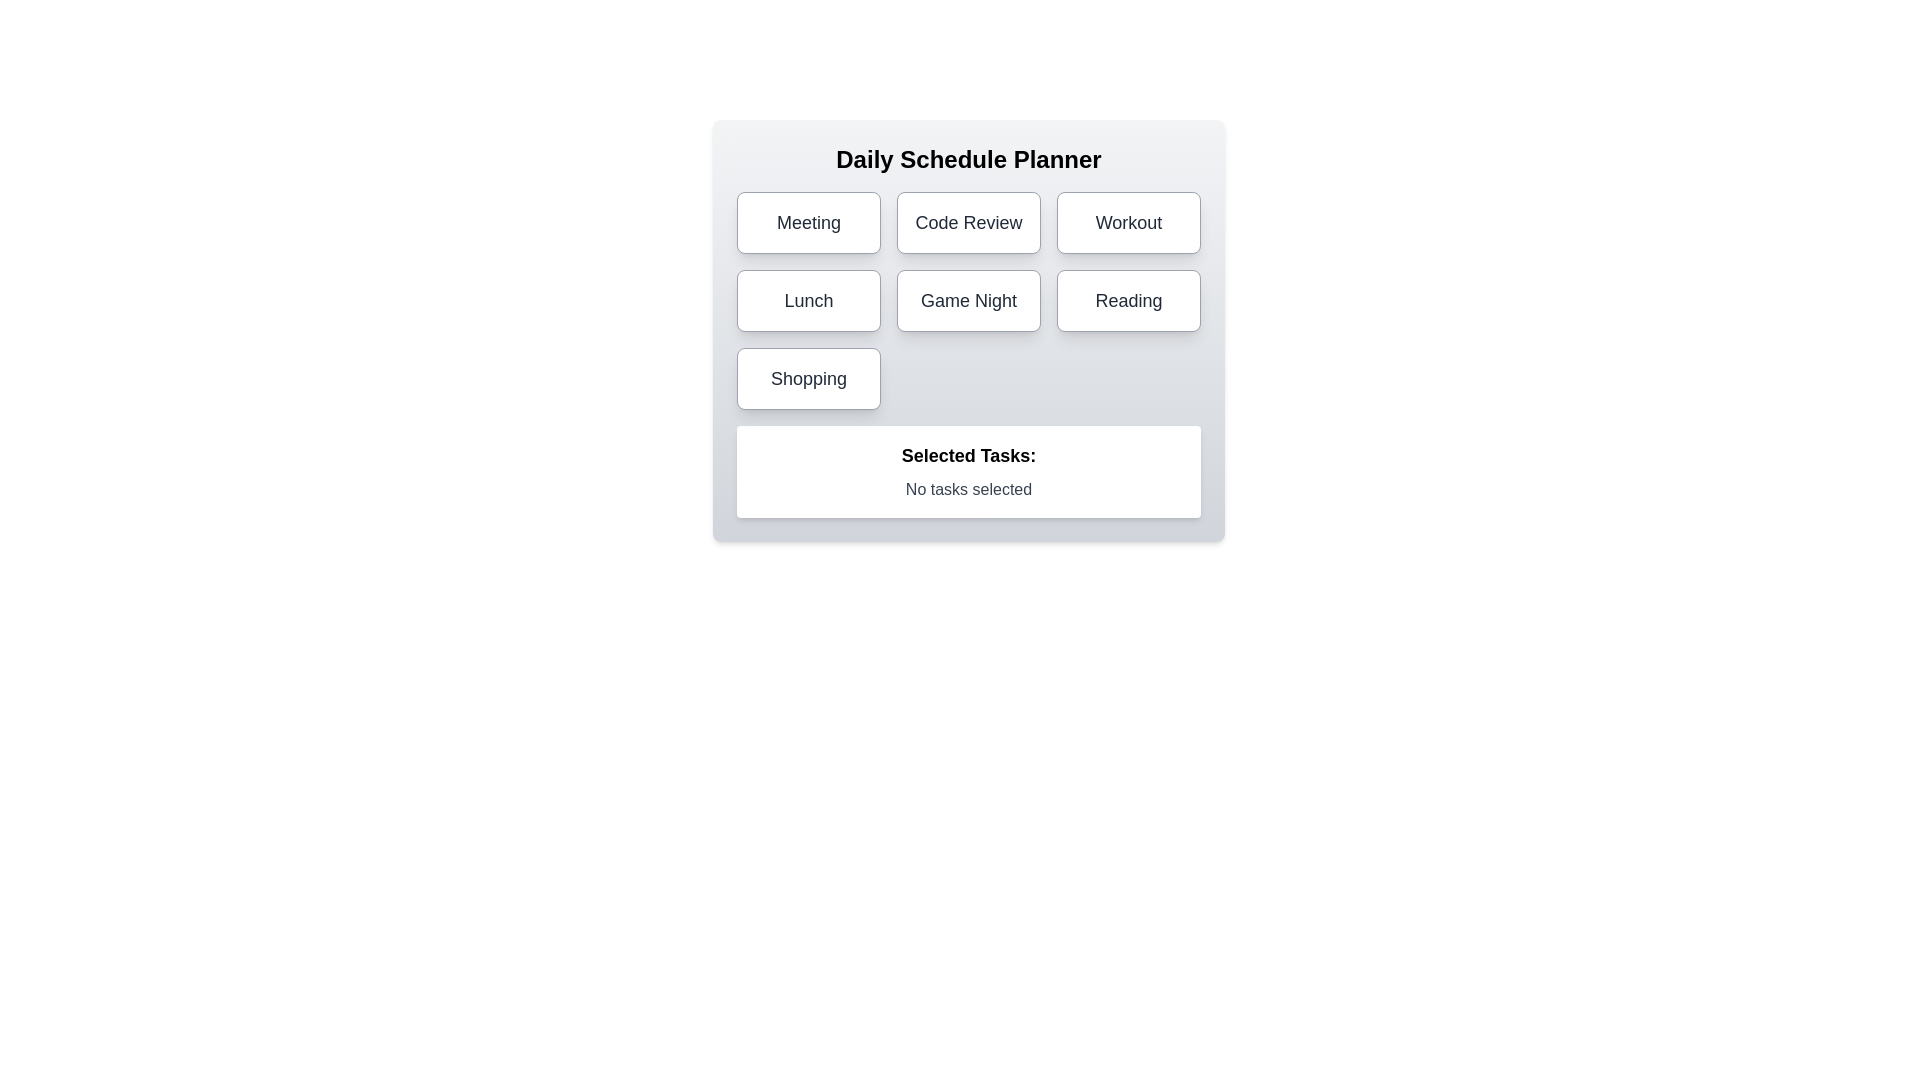 Image resolution: width=1920 pixels, height=1080 pixels. What do you see at coordinates (809, 378) in the screenshot?
I see `the button corresponding to Shopping` at bounding box center [809, 378].